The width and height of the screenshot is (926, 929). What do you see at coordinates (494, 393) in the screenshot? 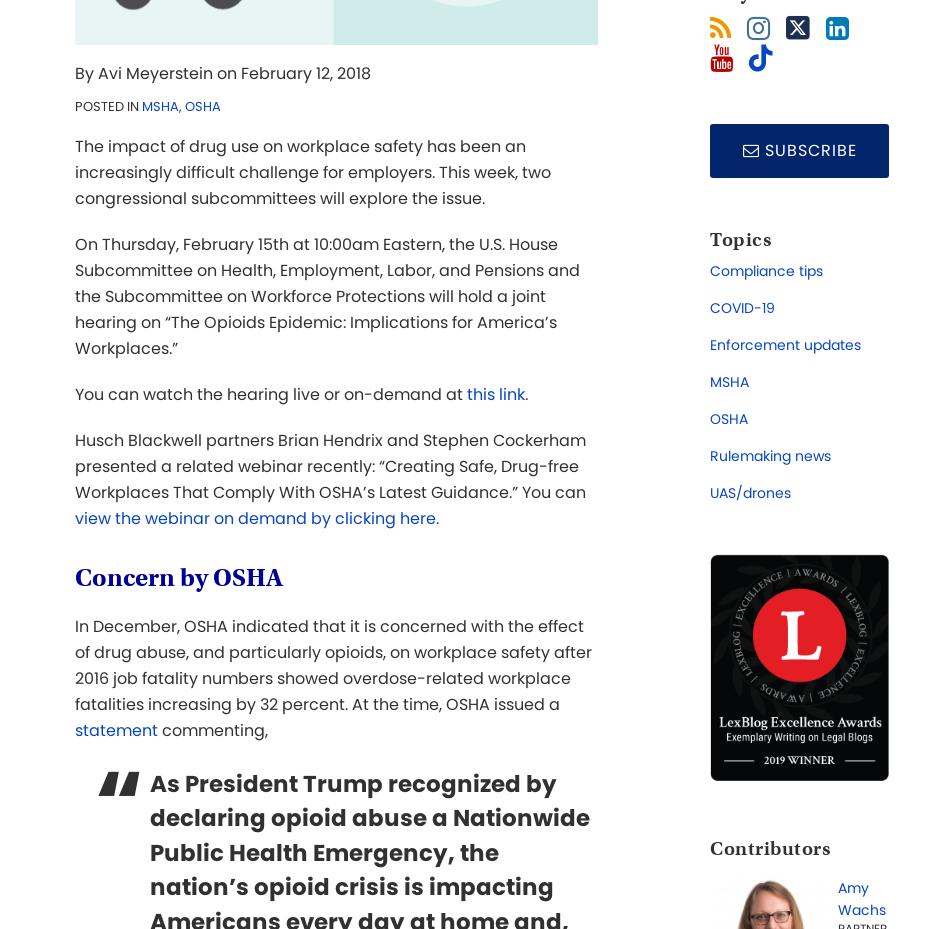
I see `'this link'` at bounding box center [494, 393].